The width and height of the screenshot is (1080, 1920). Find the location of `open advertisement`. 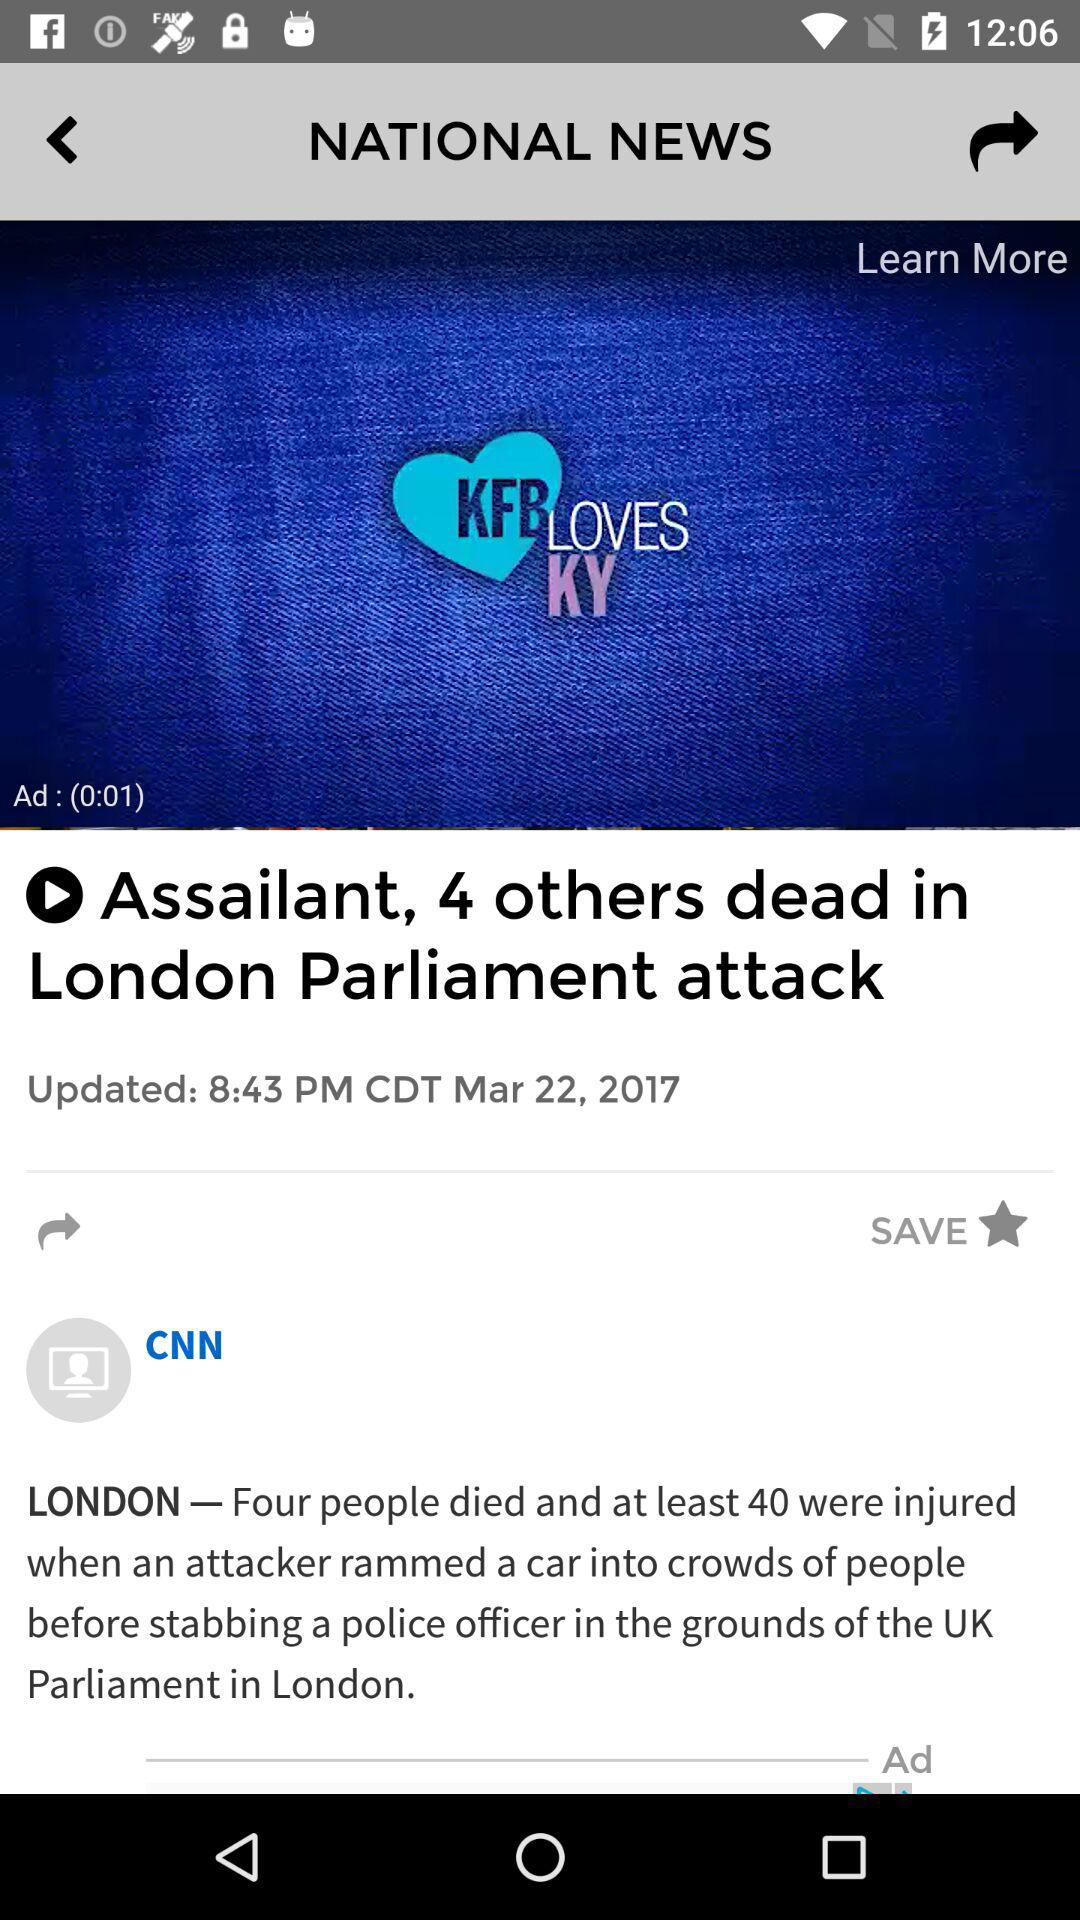

open advertisement is located at coordinates (540, 523).